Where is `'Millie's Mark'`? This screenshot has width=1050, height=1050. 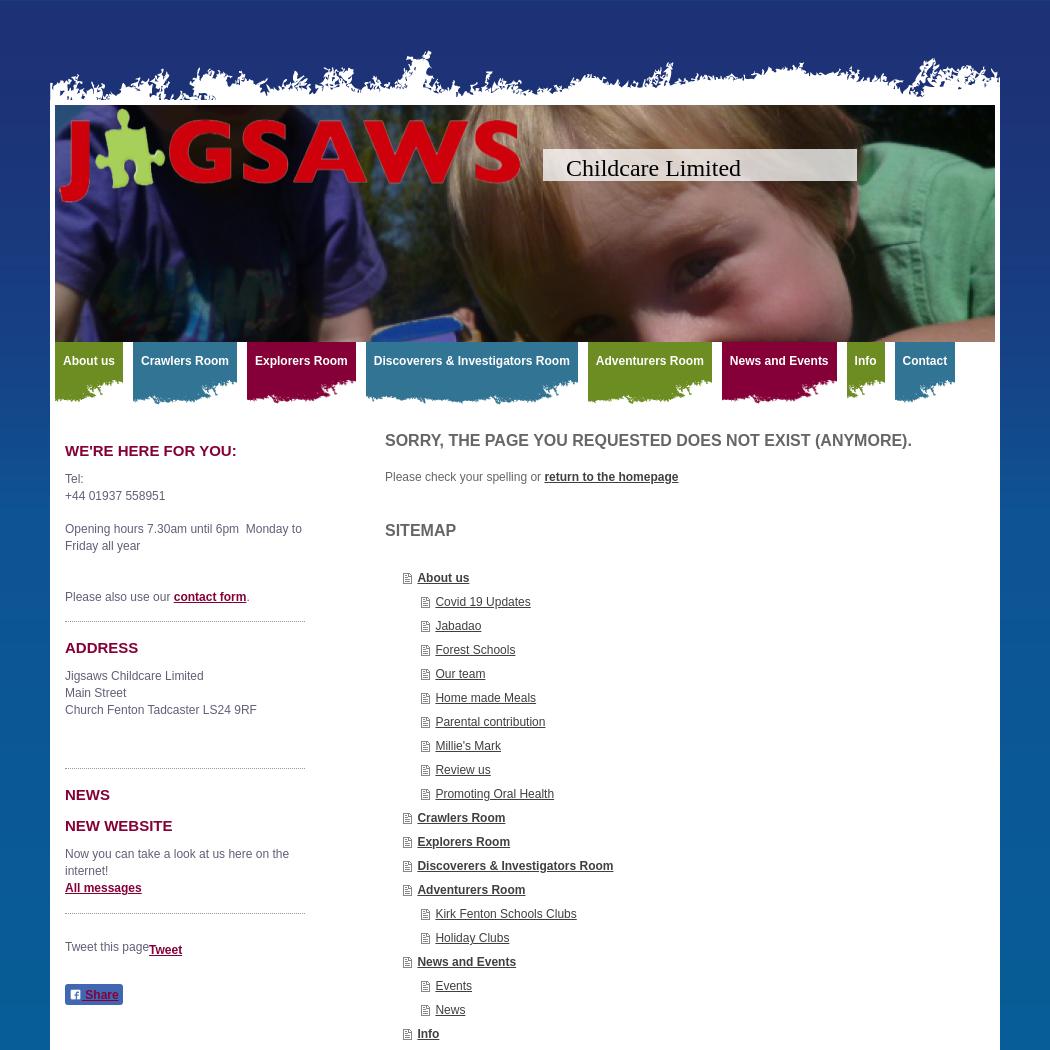
'Millie's Mark' is located at coordinates (467, 743).